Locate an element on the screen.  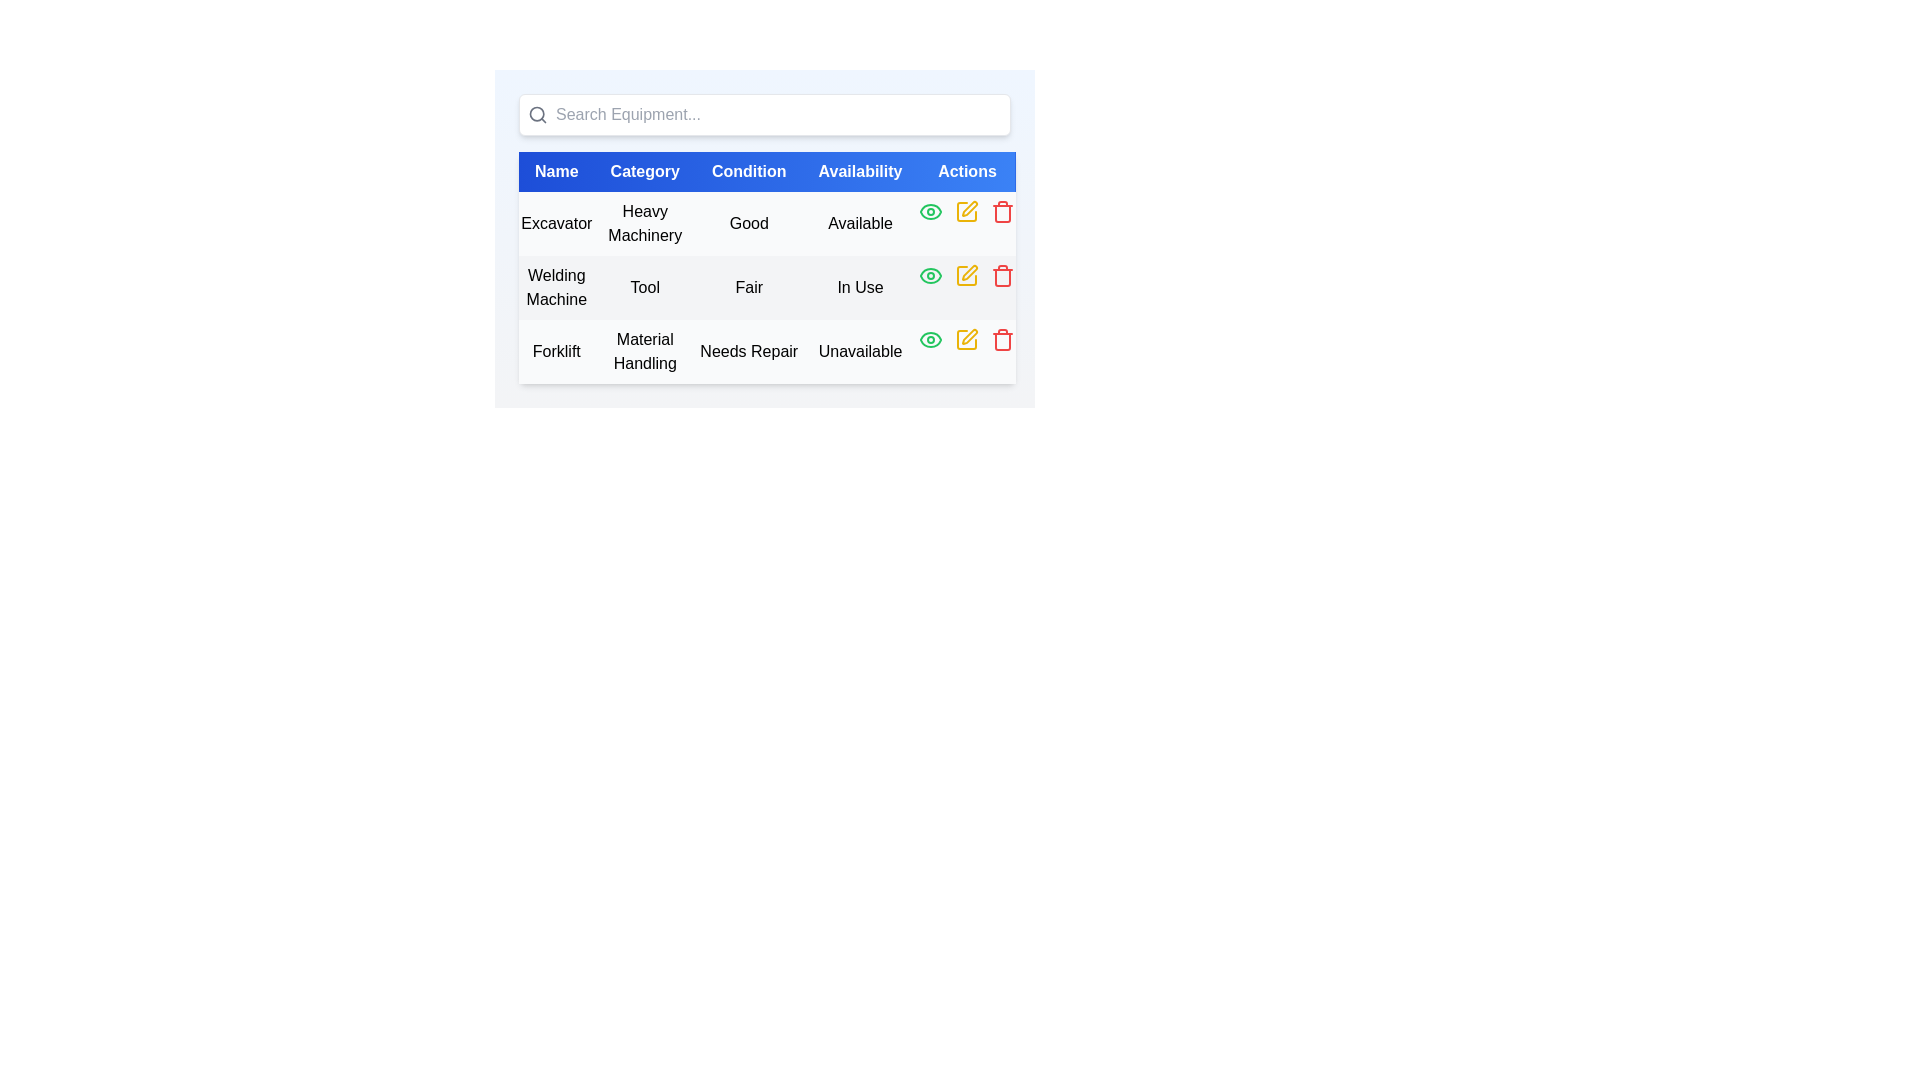
the informational label indicating the status 'Unavailable' for the 'Forklift' entry in the 'Availability' column of the table is located at coordinates (860, 350).